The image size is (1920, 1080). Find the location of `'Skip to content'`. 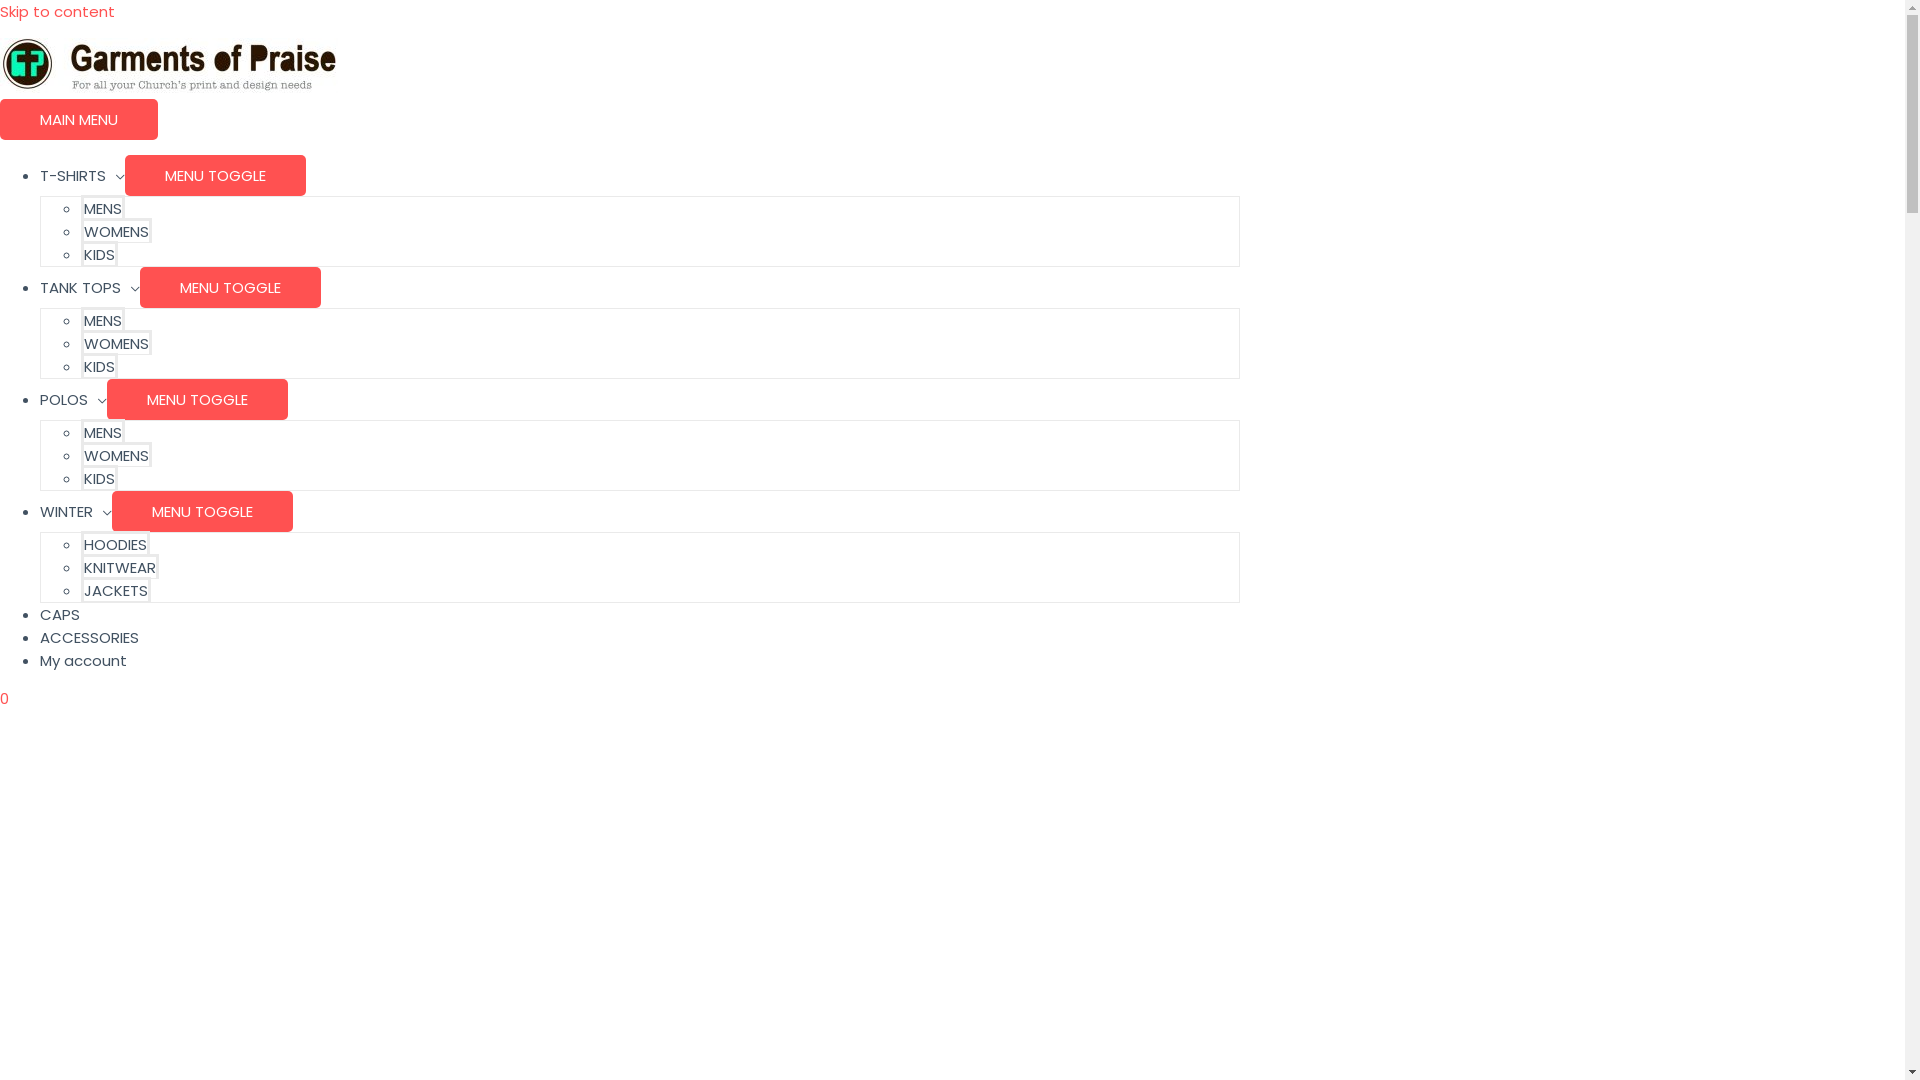

'Skip to content' is located at coordinates (57, 11).